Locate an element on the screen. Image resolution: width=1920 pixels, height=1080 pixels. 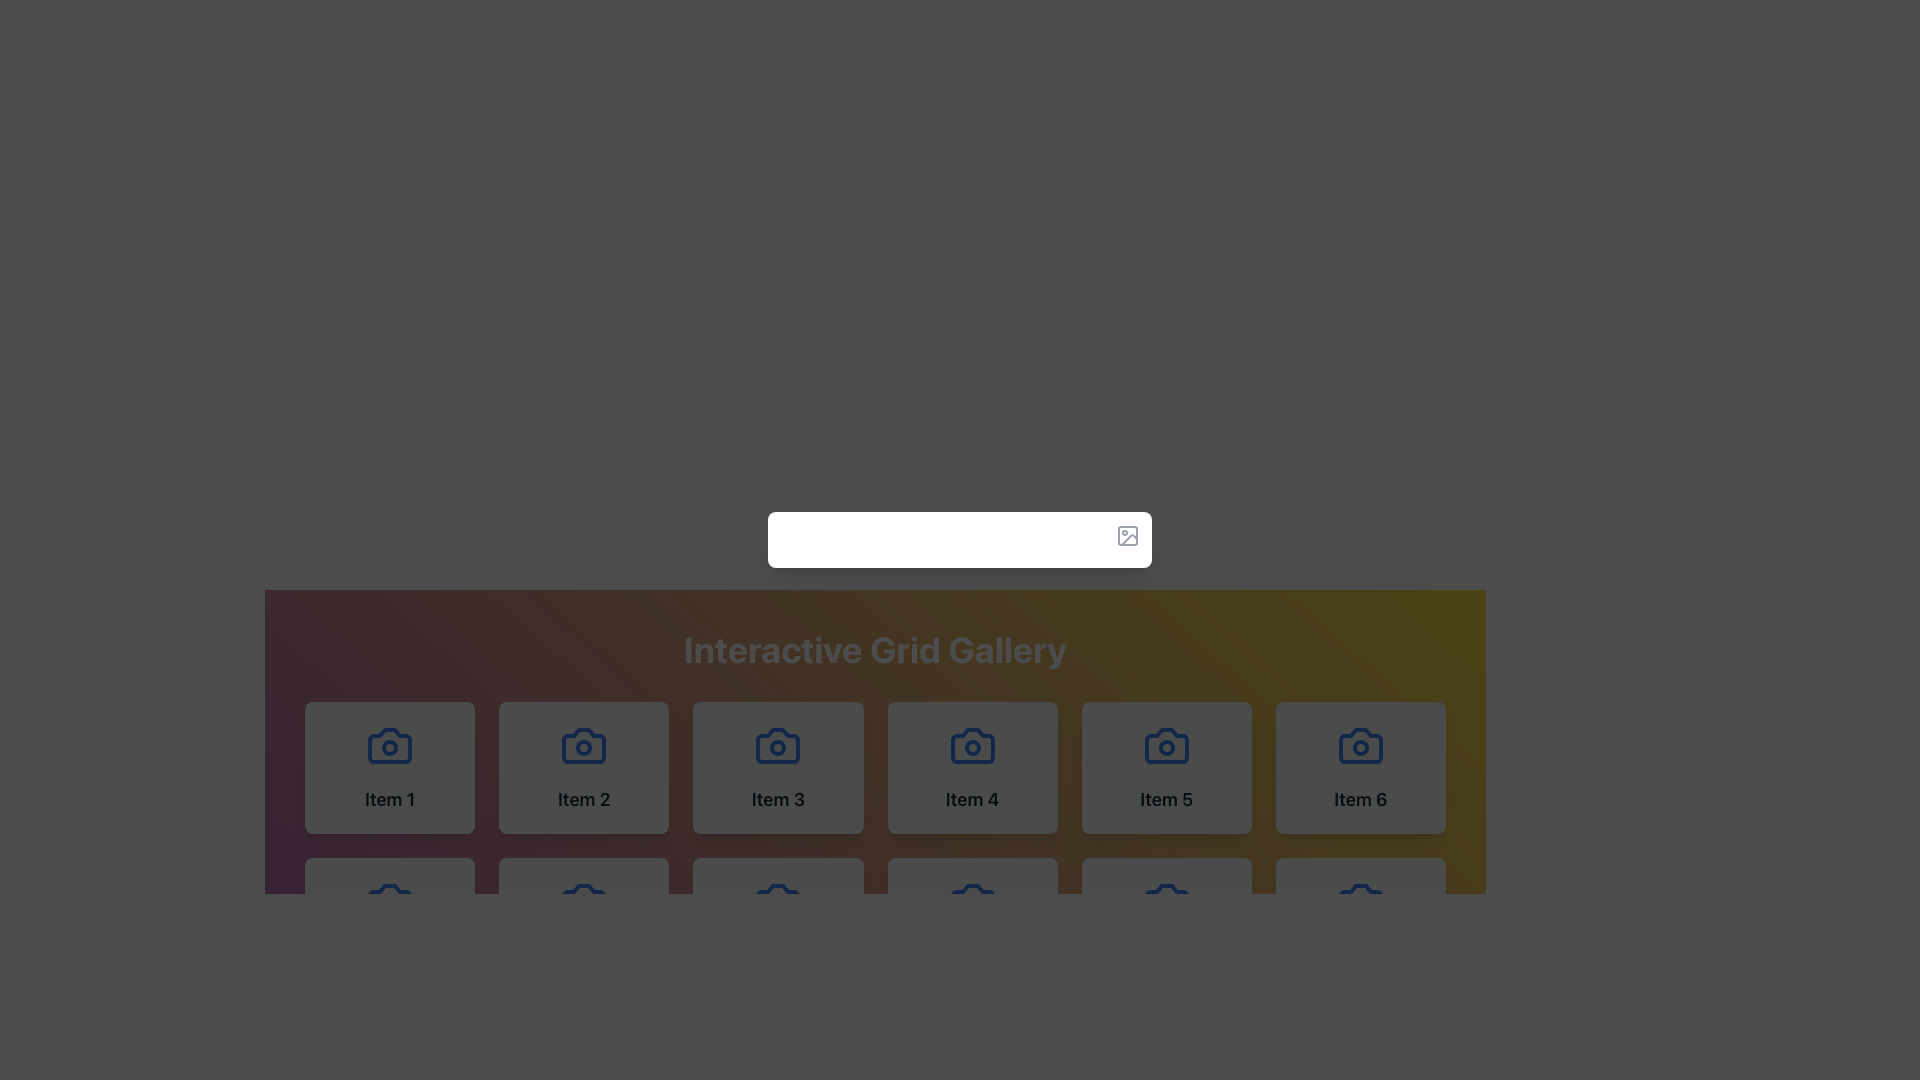
the text label that identifies the card's content as 'Item 5', located in the third row and second column of the grid layout, positioned below its visual icon component is located at coordinates (1166, 798).